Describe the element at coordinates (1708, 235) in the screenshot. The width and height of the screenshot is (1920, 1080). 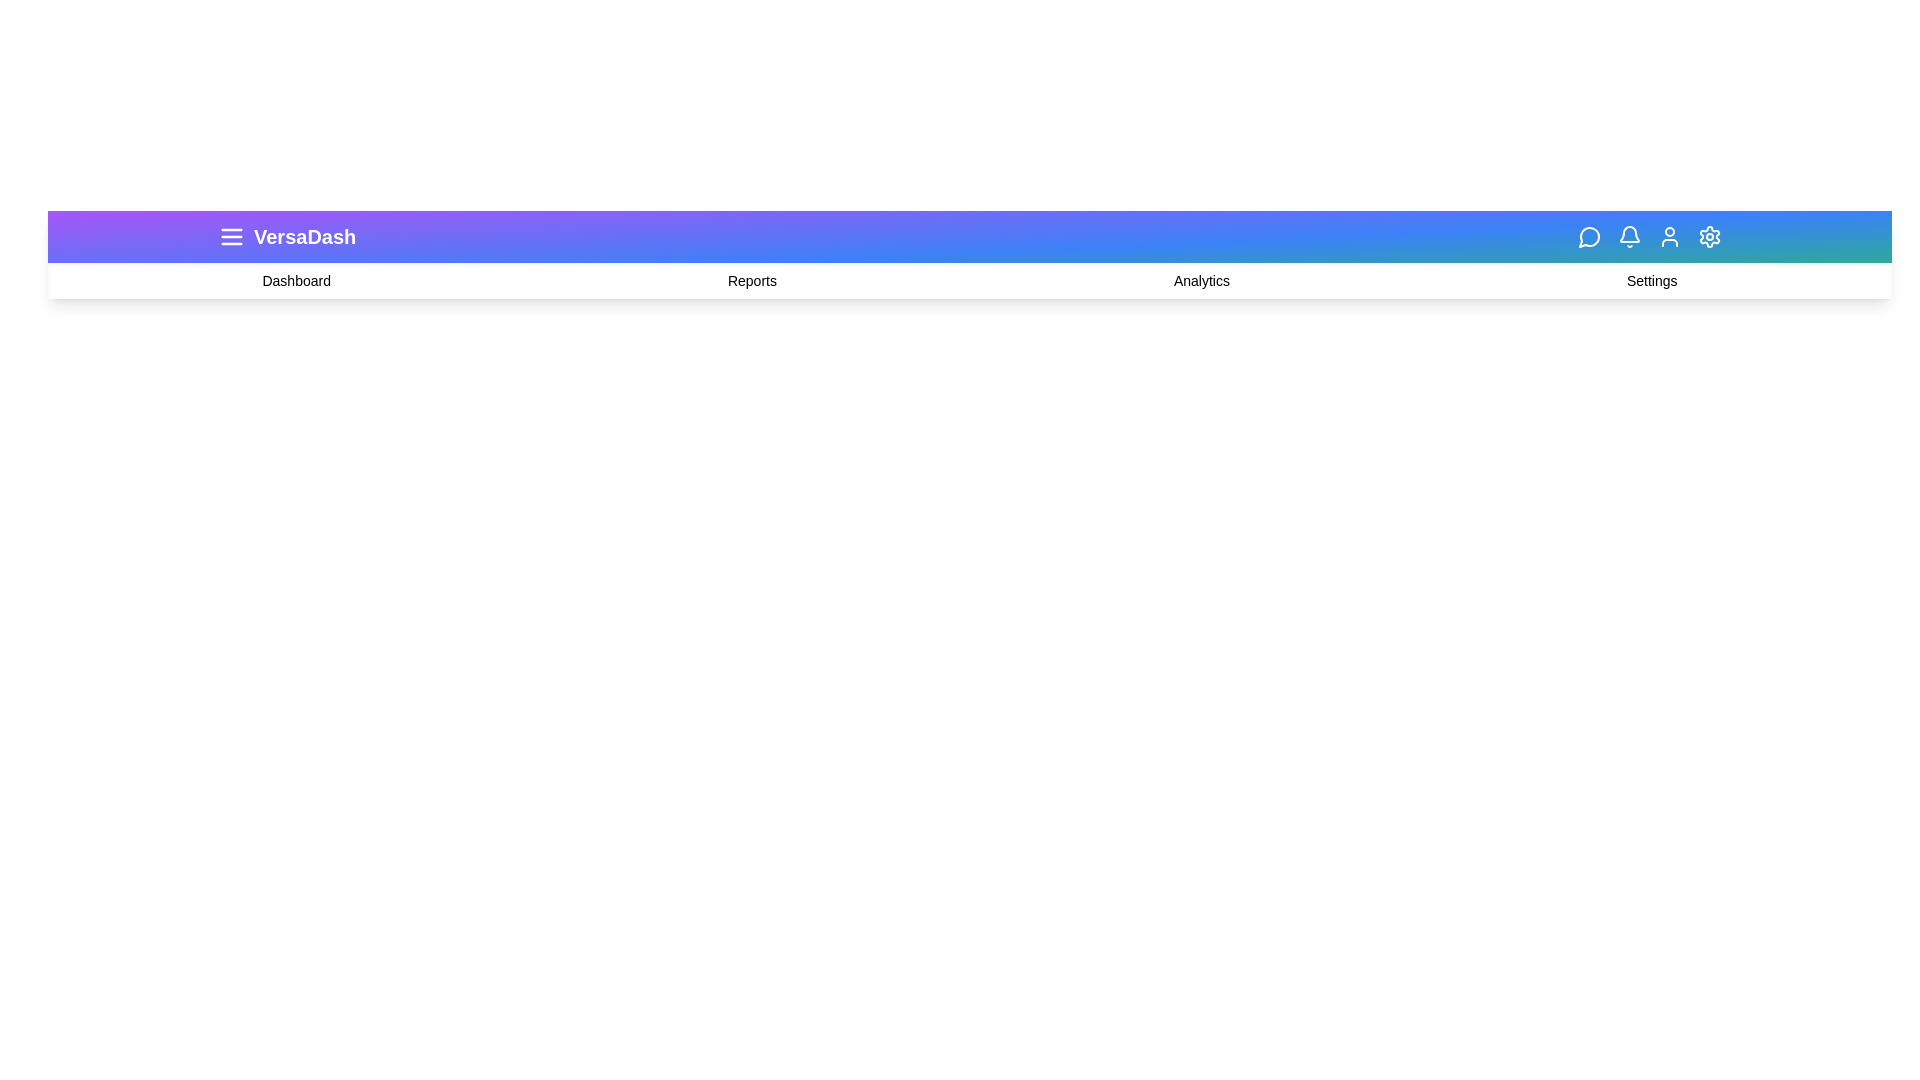
I see `the 'Settings' icon to open the settings menu` at that location.